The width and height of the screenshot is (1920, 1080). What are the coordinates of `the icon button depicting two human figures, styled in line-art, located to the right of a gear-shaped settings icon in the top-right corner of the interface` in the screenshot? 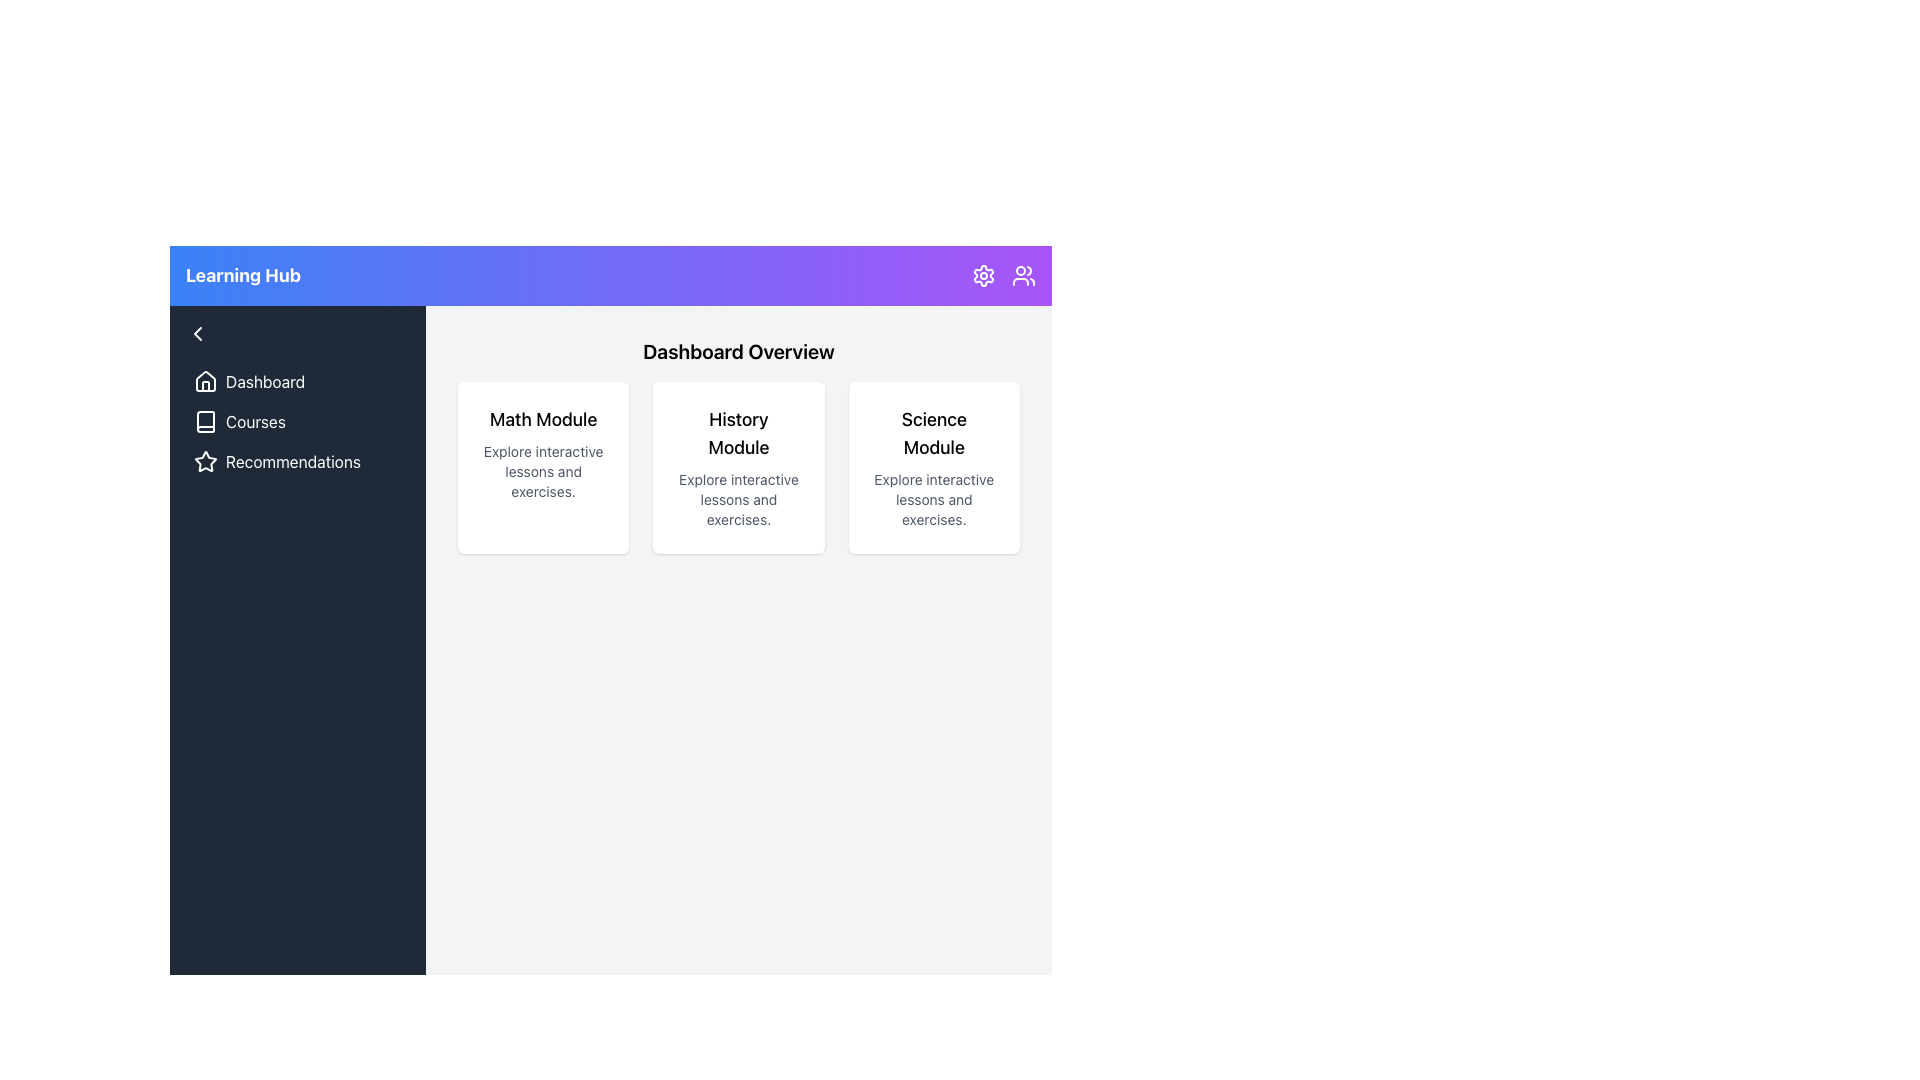 It's located at (1023, 276).